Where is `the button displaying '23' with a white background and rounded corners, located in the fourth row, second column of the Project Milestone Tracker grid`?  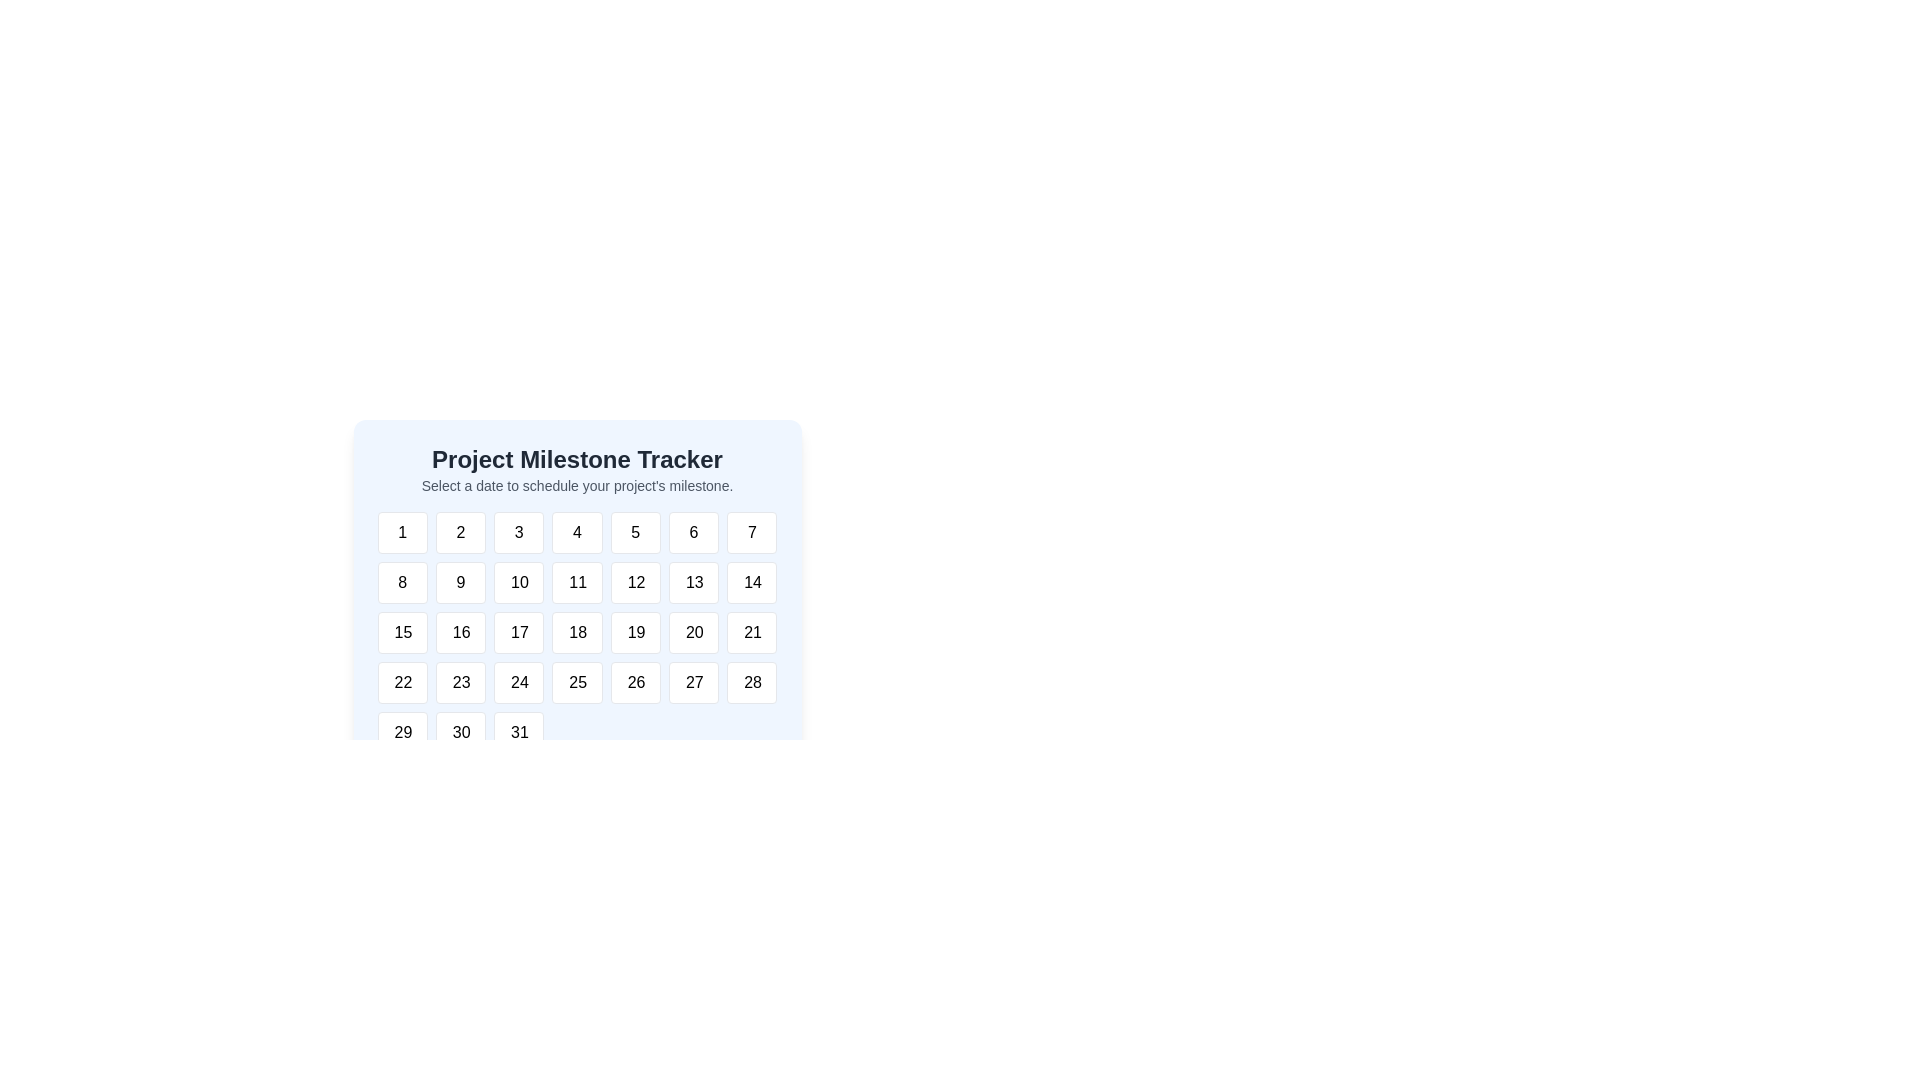 the button displaying '23' with a white background and rounded corners, located in the fourth row, second column of the Project Milestone Tracker grid is located at coordinates (459, 681).